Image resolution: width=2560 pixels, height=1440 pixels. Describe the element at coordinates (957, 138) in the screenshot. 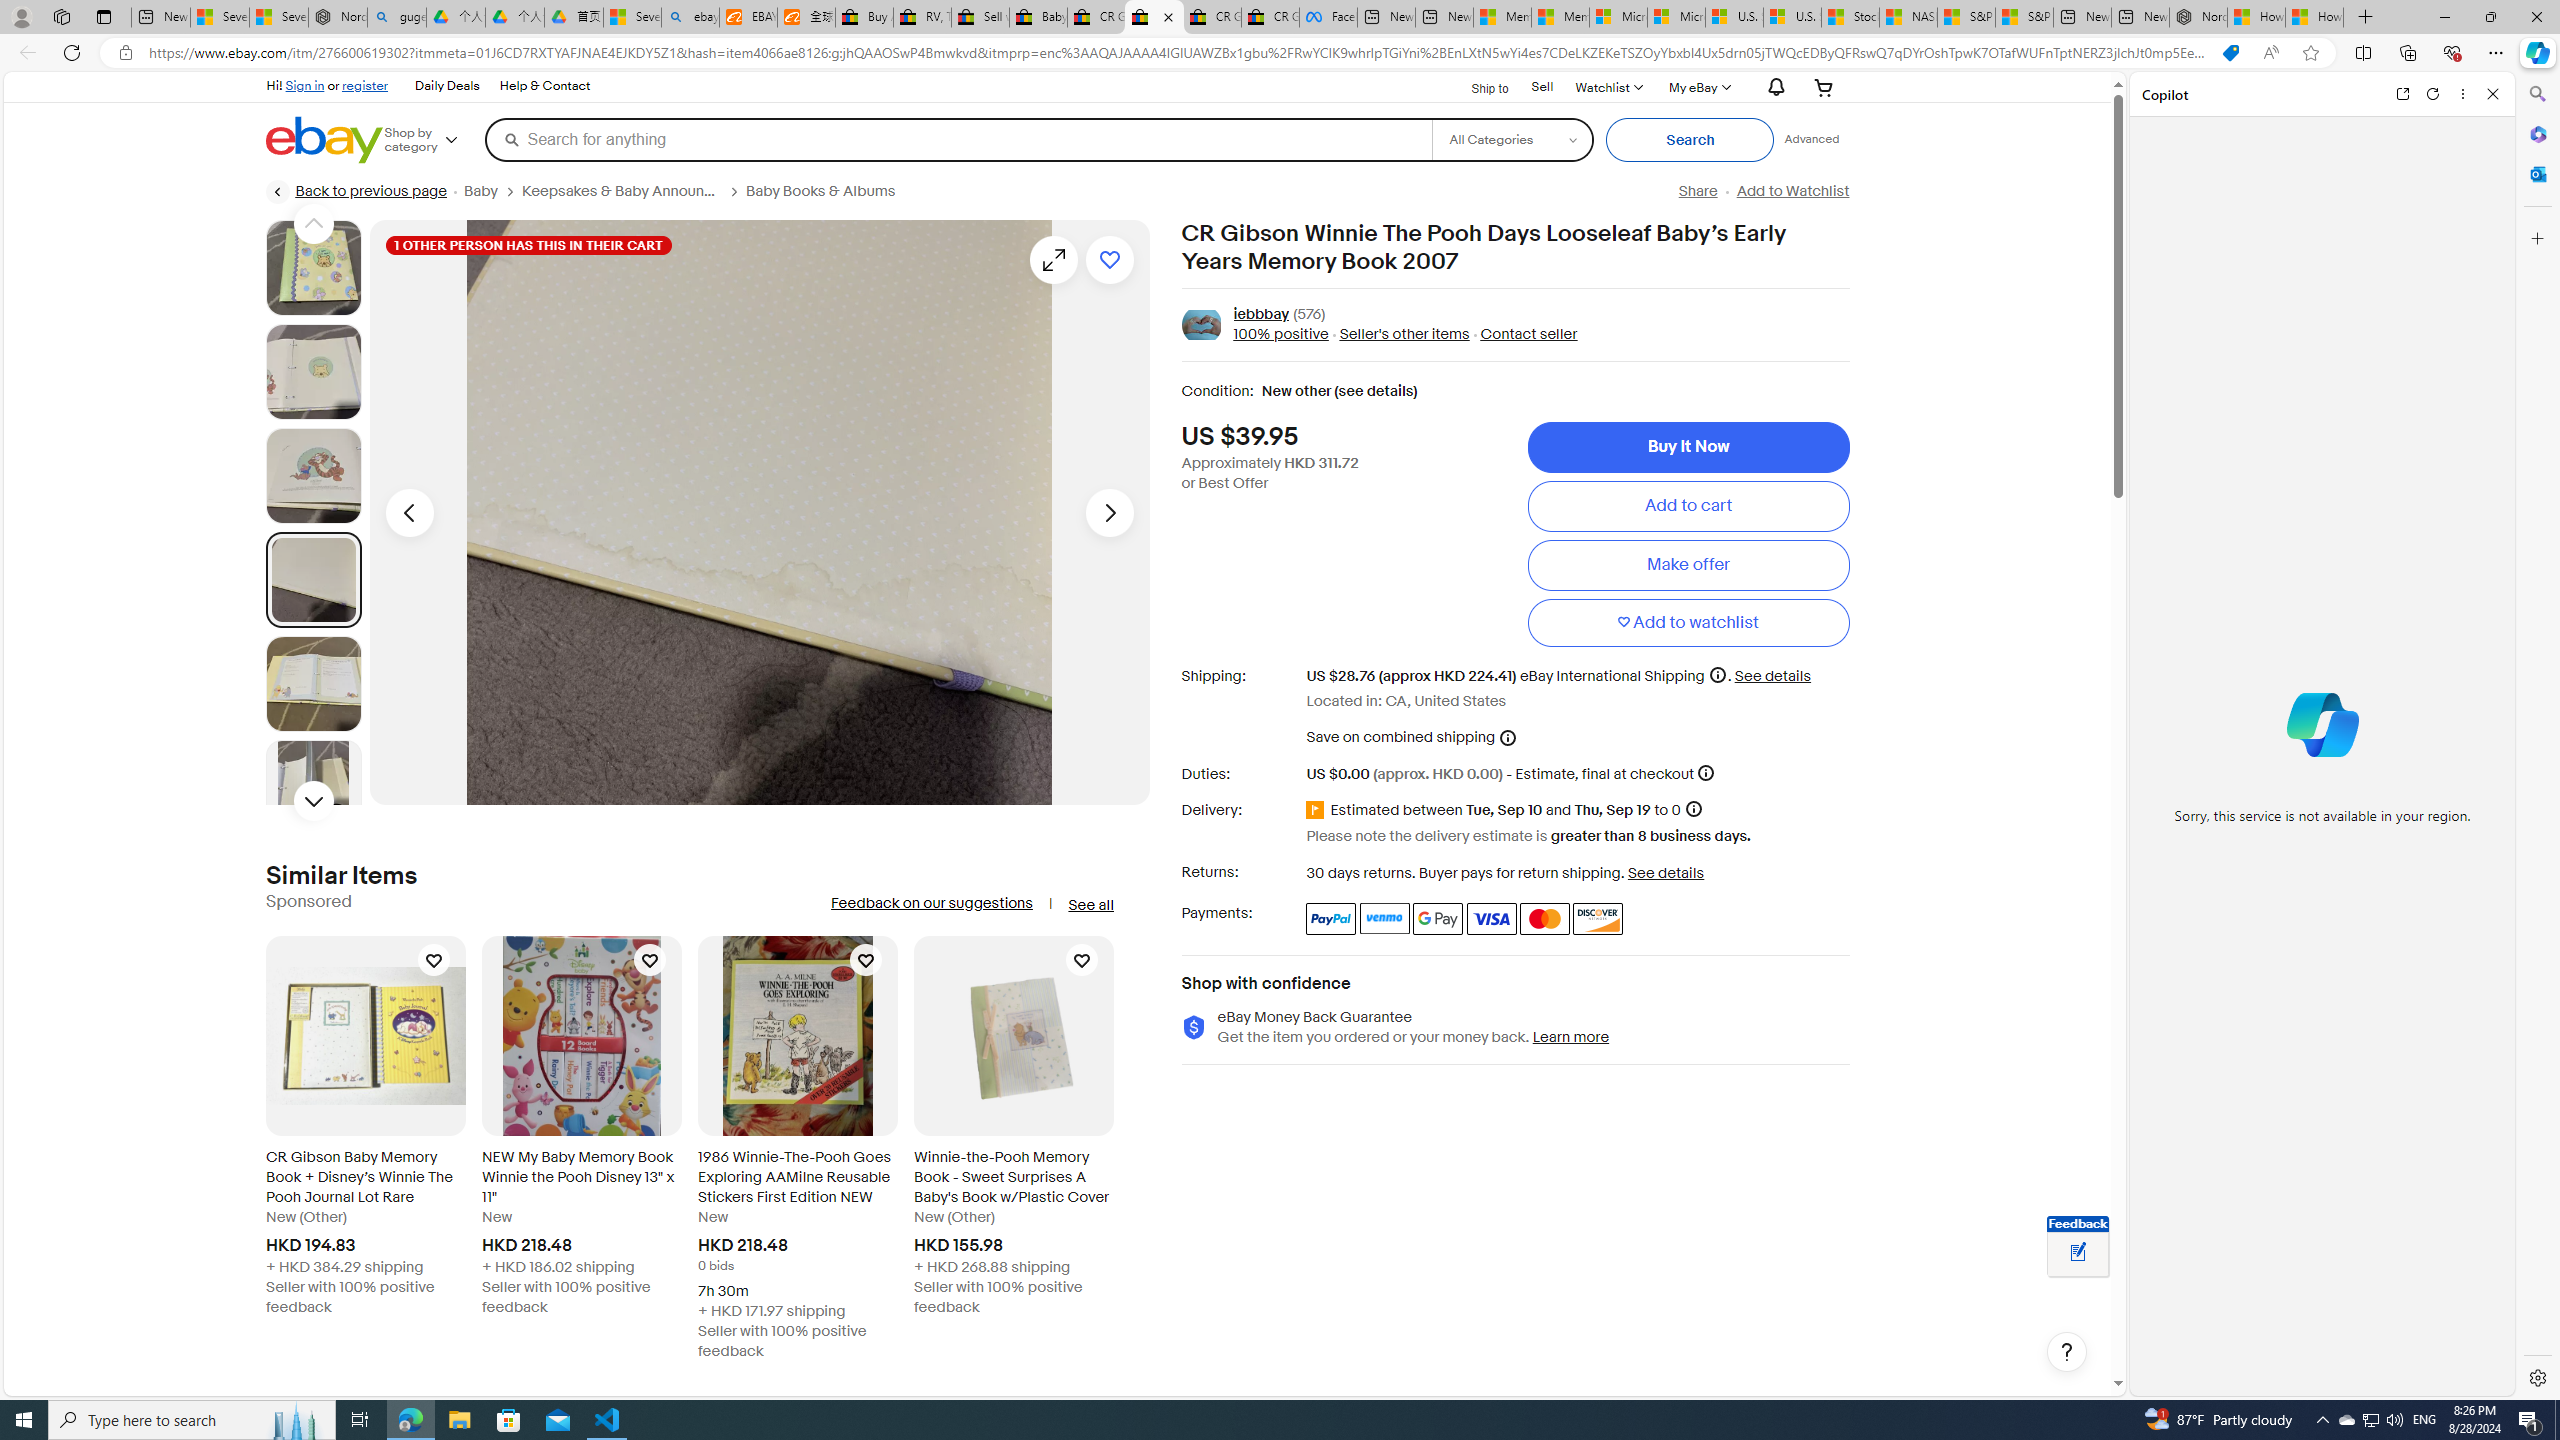

I see `'Search for anything'` at that location.